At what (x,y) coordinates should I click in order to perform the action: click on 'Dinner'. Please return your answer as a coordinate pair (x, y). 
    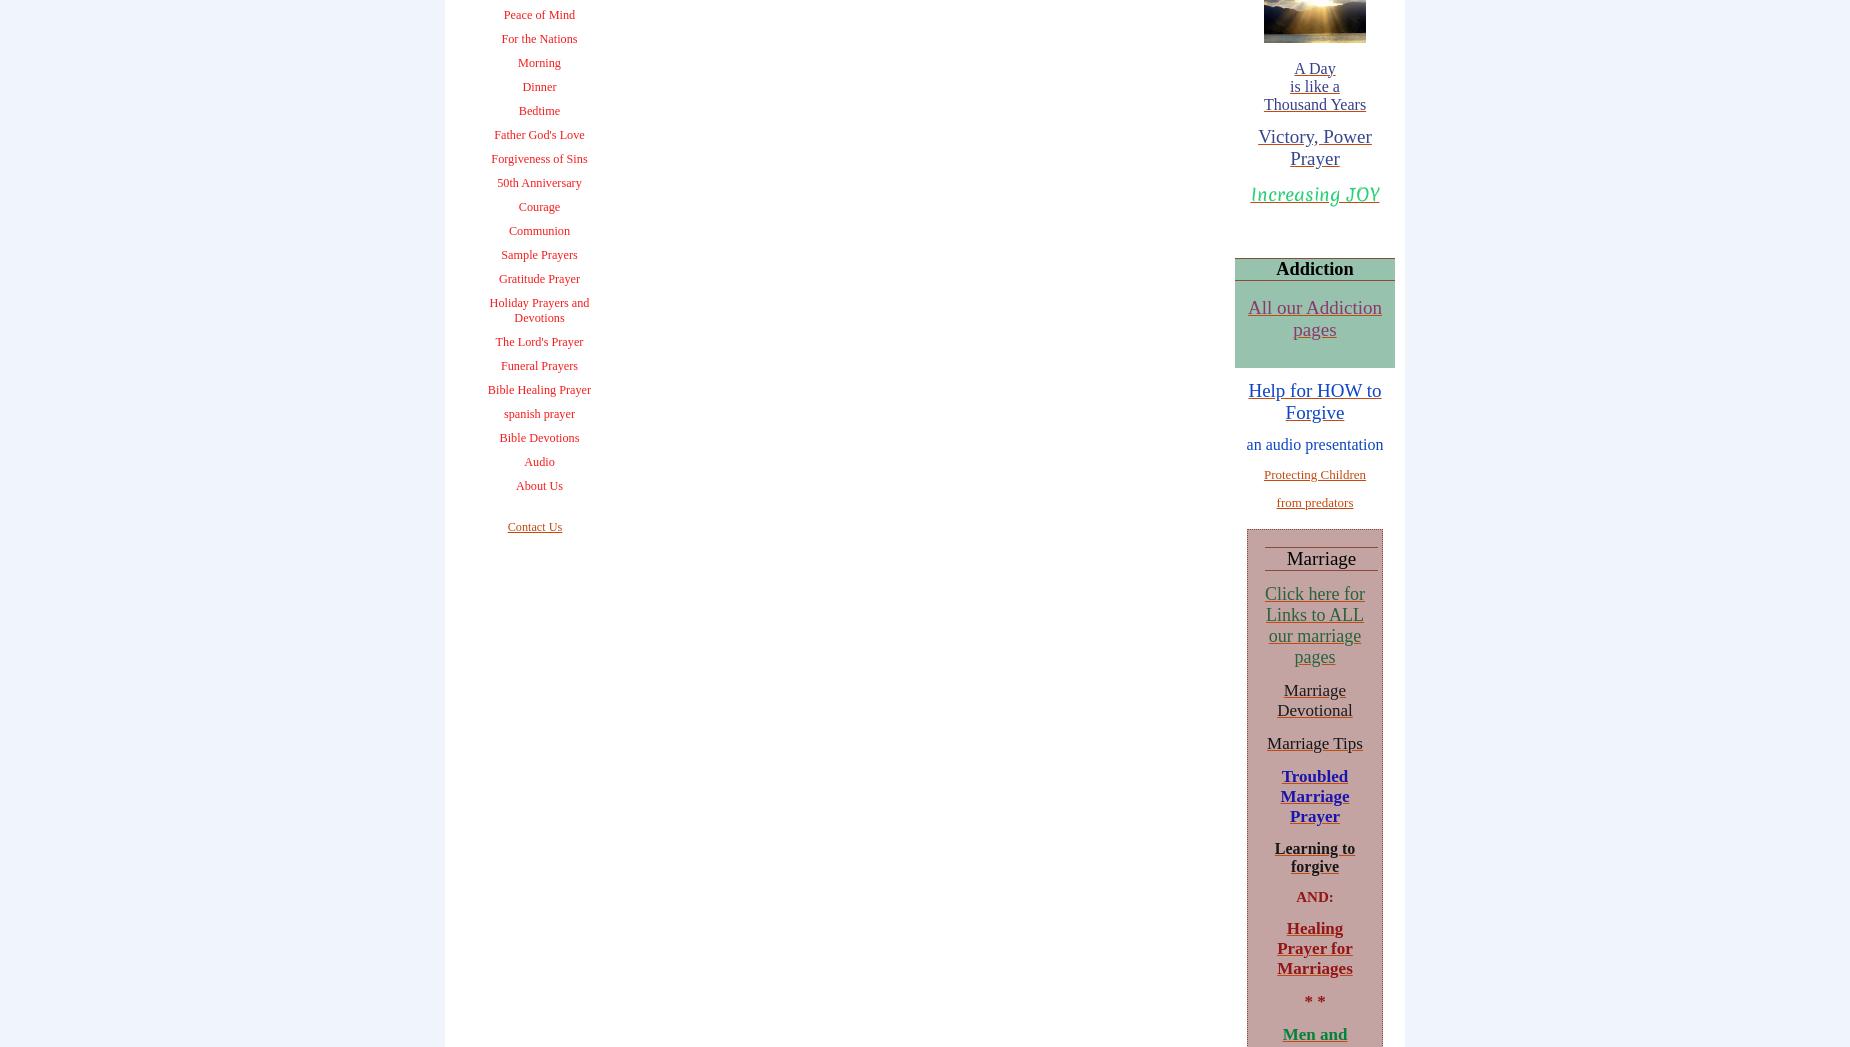
    Looking at the image, I should click on (539, 87).